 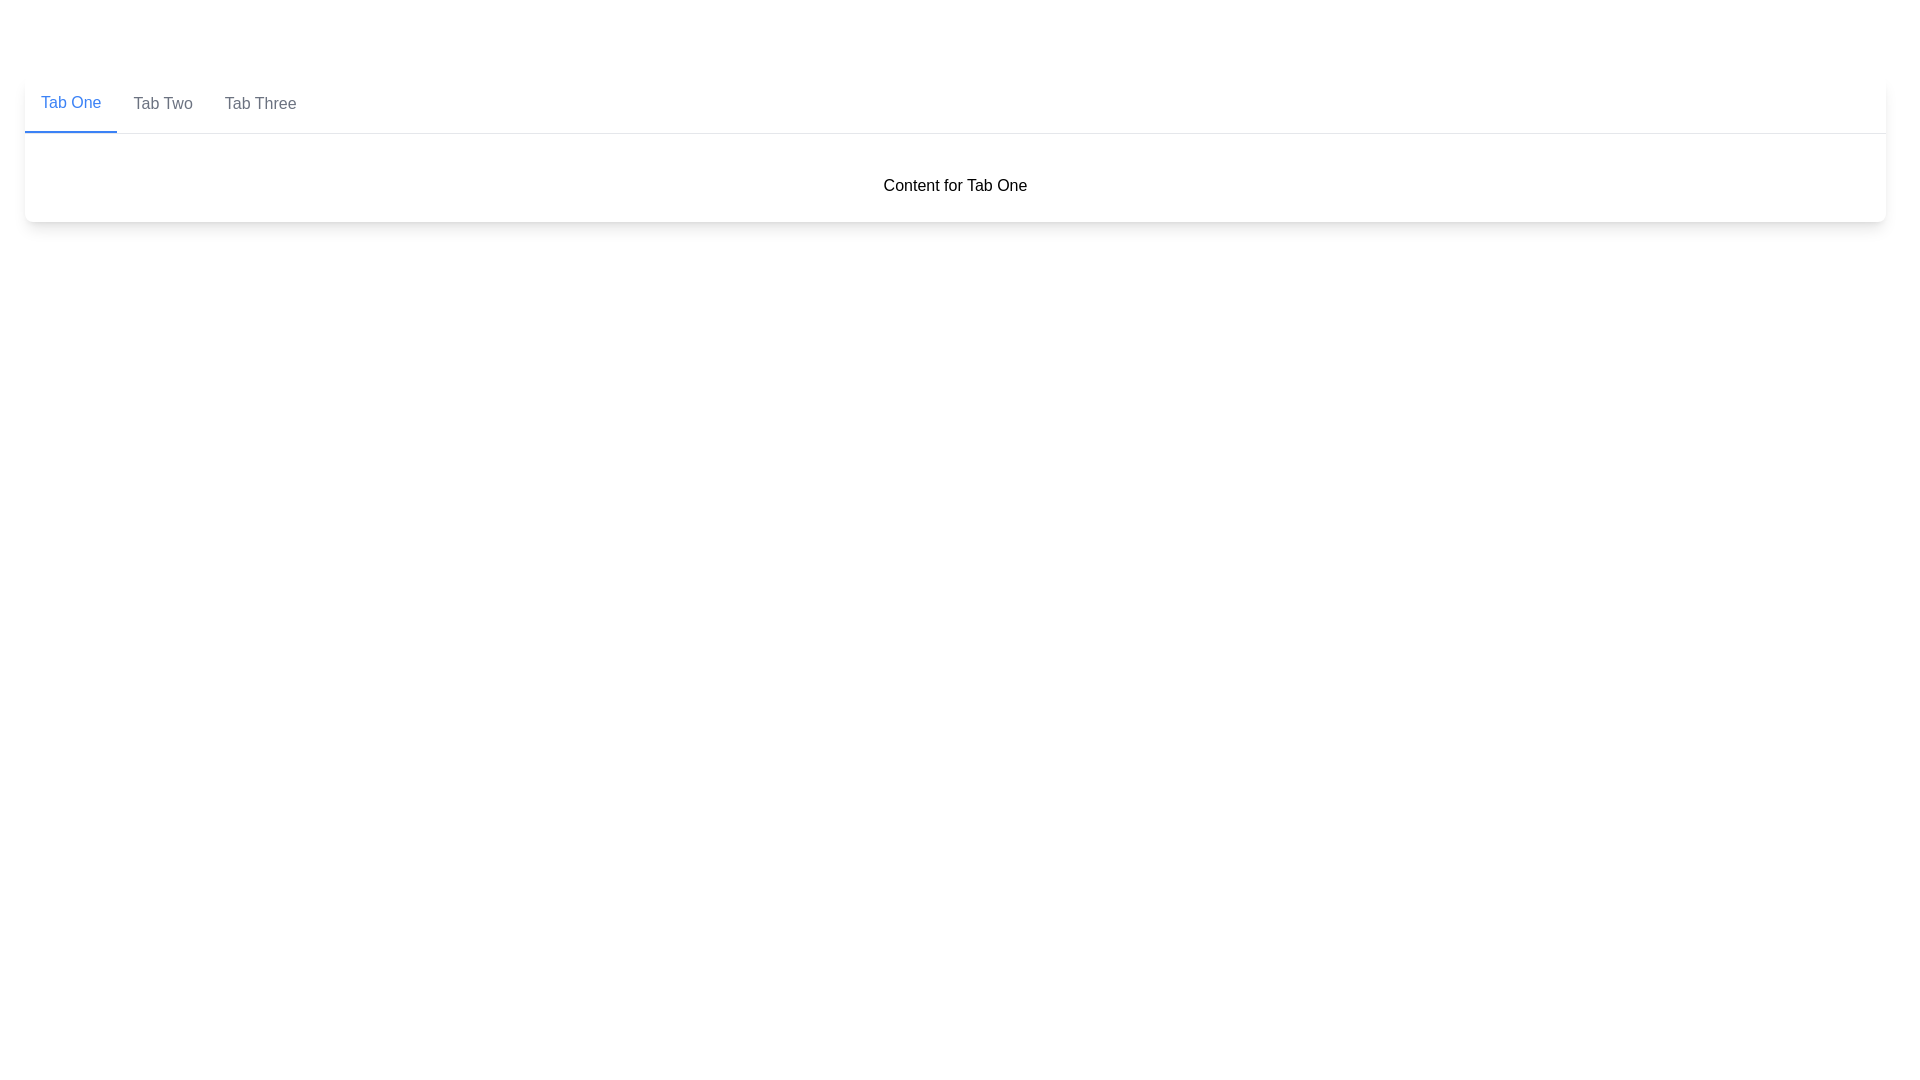 What do you see at coordinates (163, 104) in the screenshot?
I see `the tab Tab Two` at bounding box center [163, 104].